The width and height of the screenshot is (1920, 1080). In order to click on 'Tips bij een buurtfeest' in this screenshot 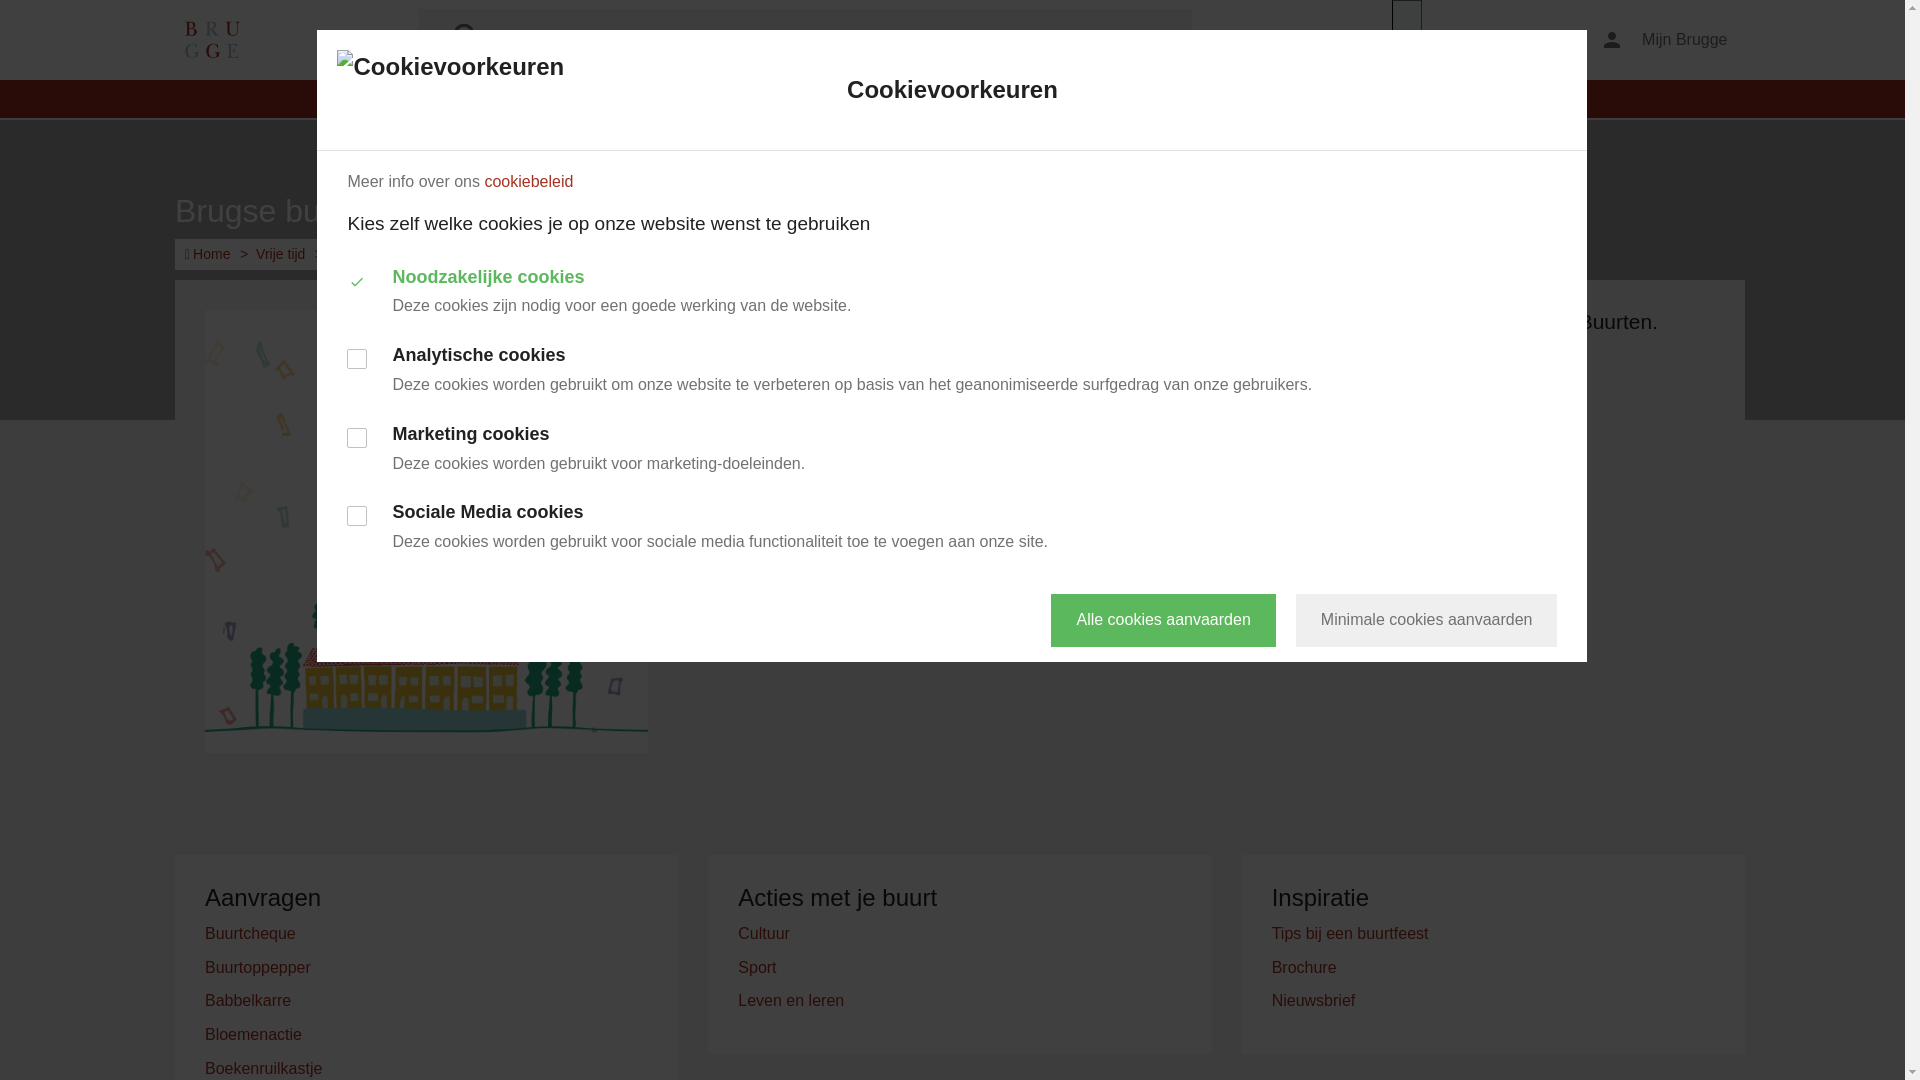, I will do `click(1350, 933)`.